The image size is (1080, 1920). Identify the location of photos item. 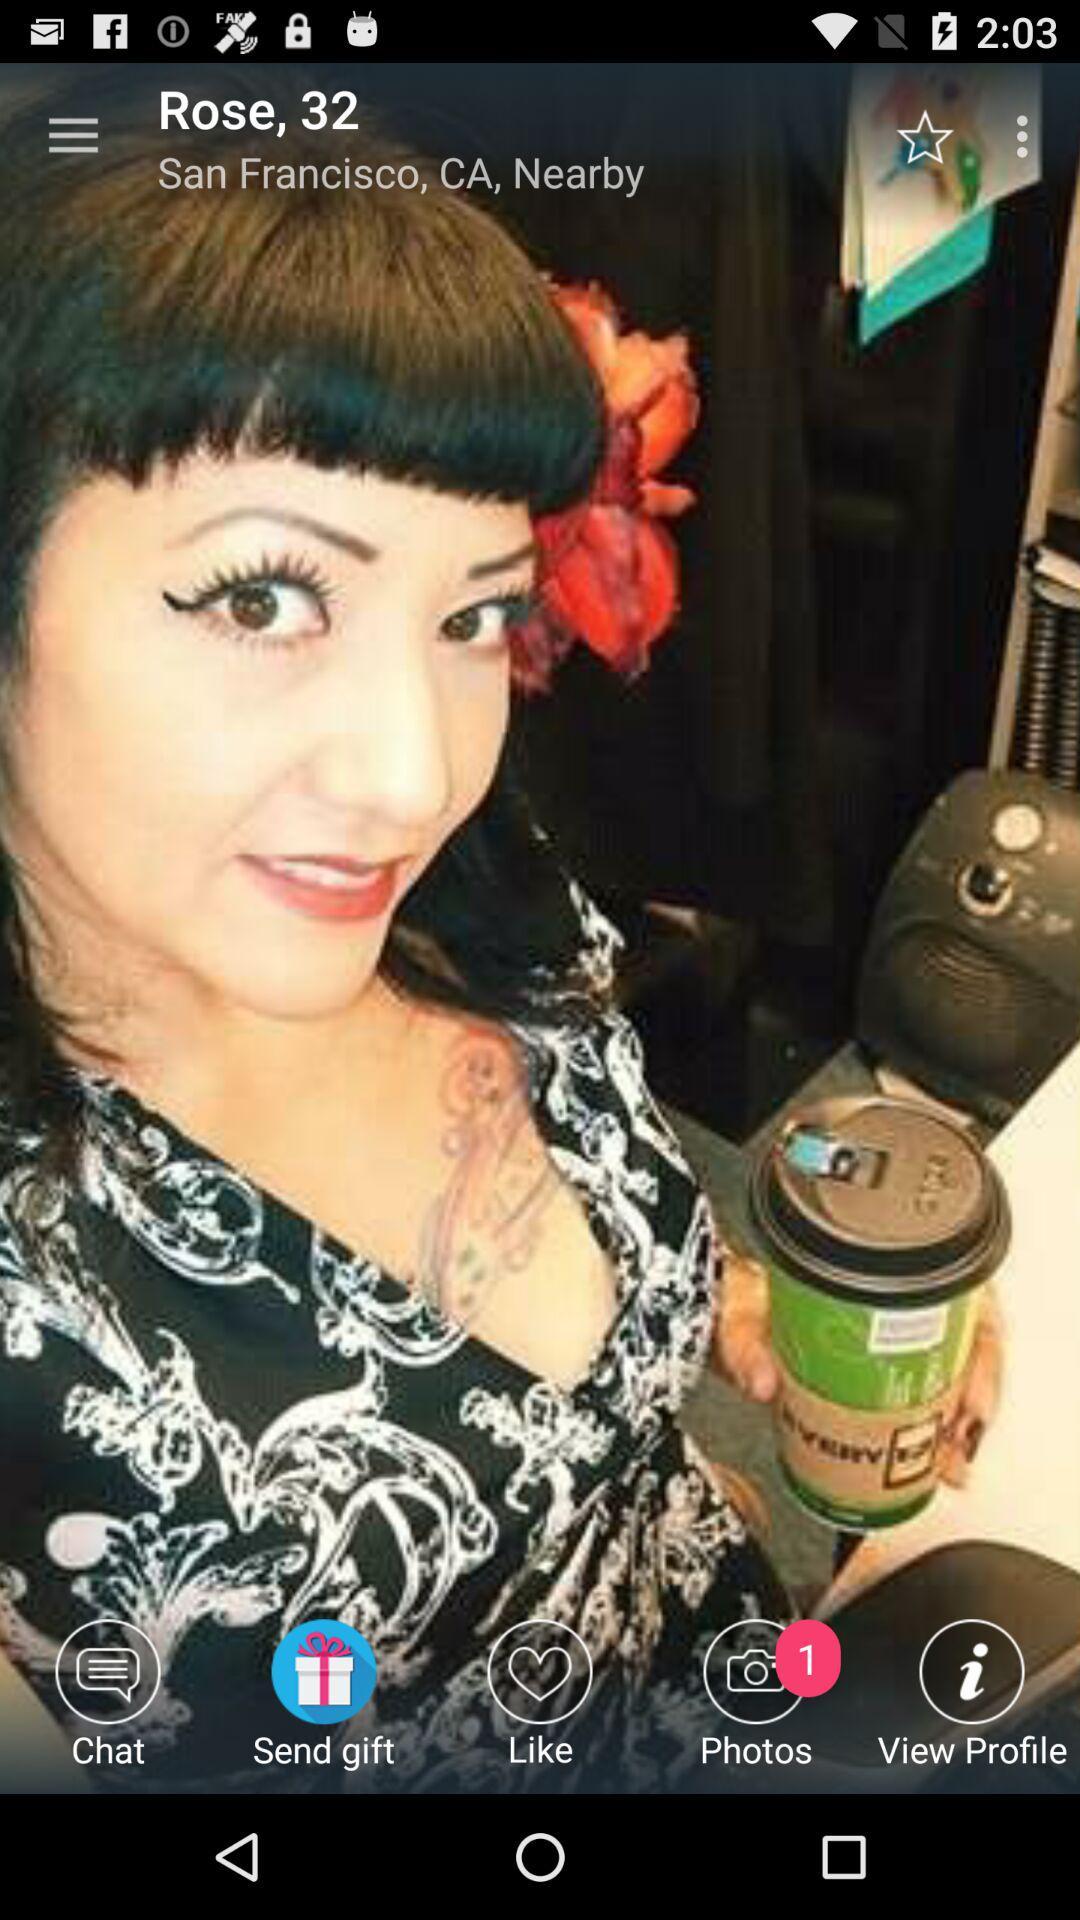
(756, 1705).